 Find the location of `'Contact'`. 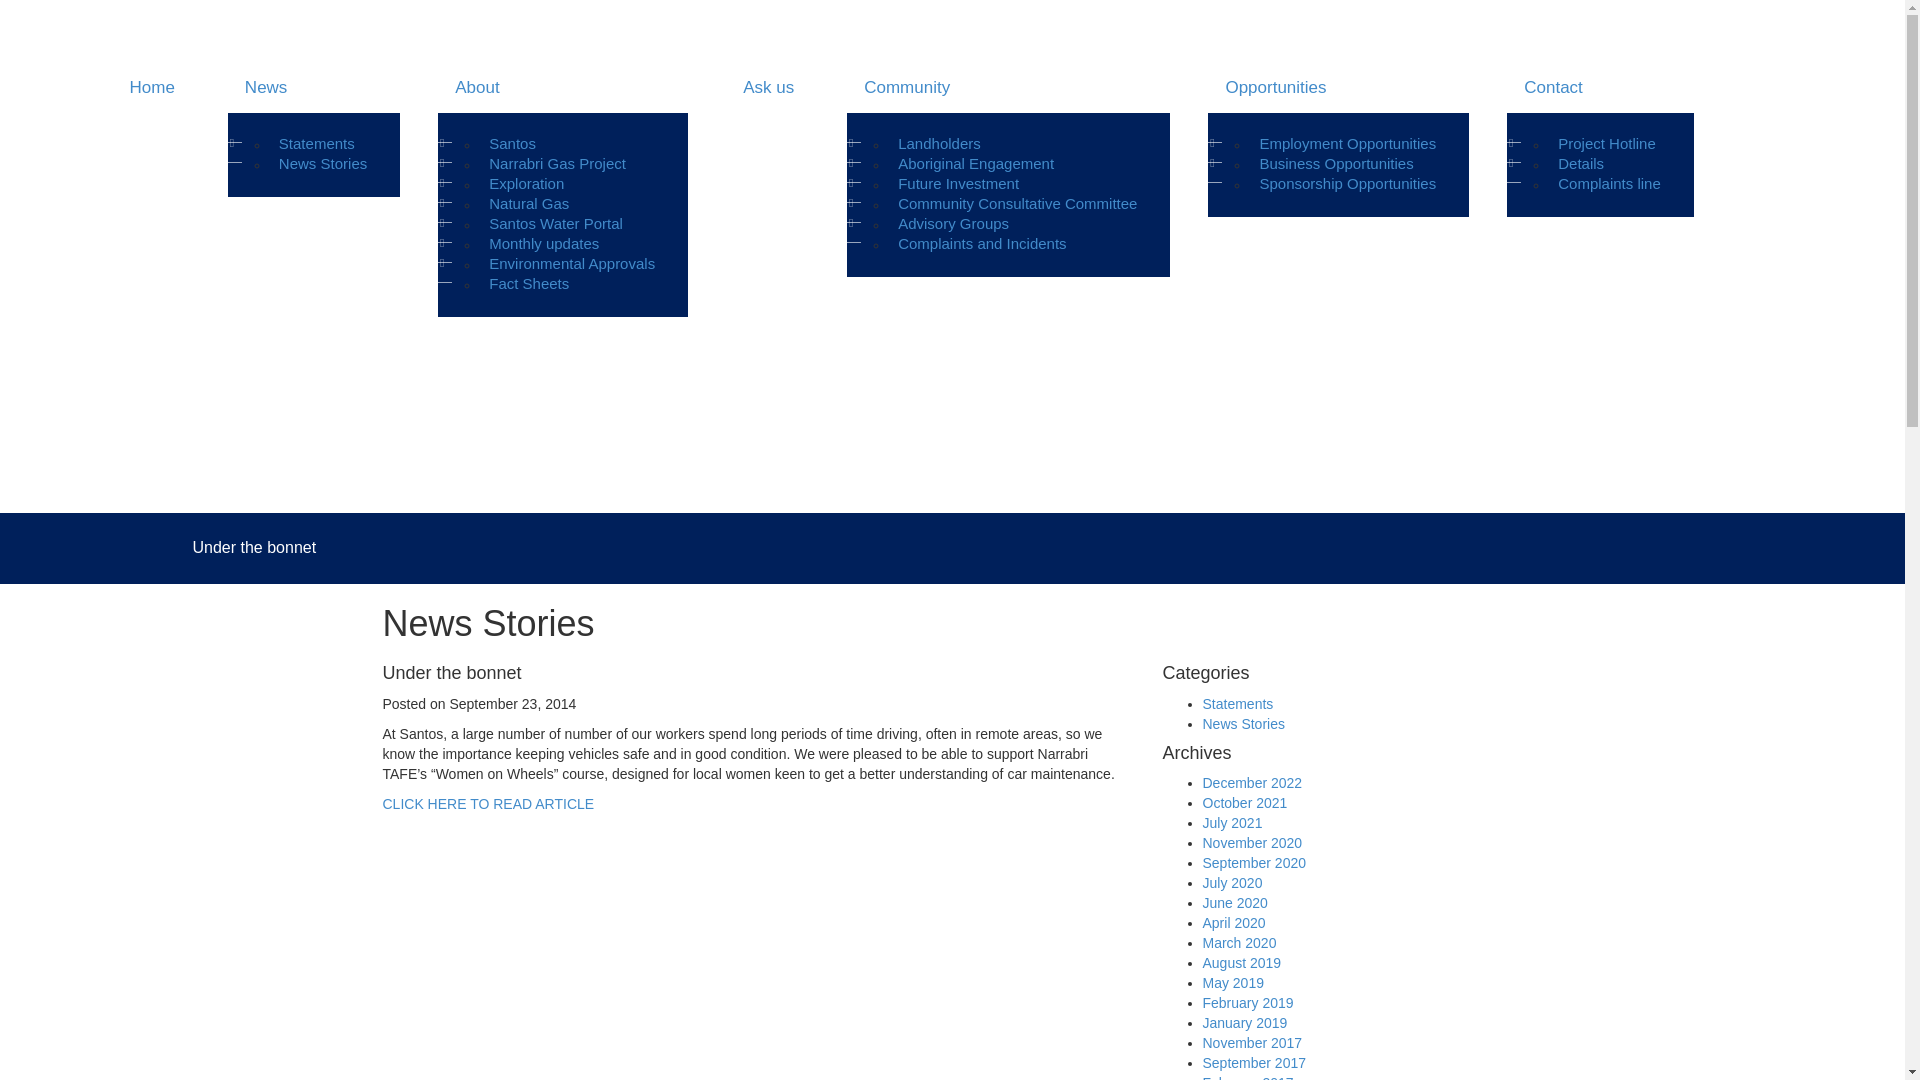

'Contact' is located at coordinates (1600, 87).